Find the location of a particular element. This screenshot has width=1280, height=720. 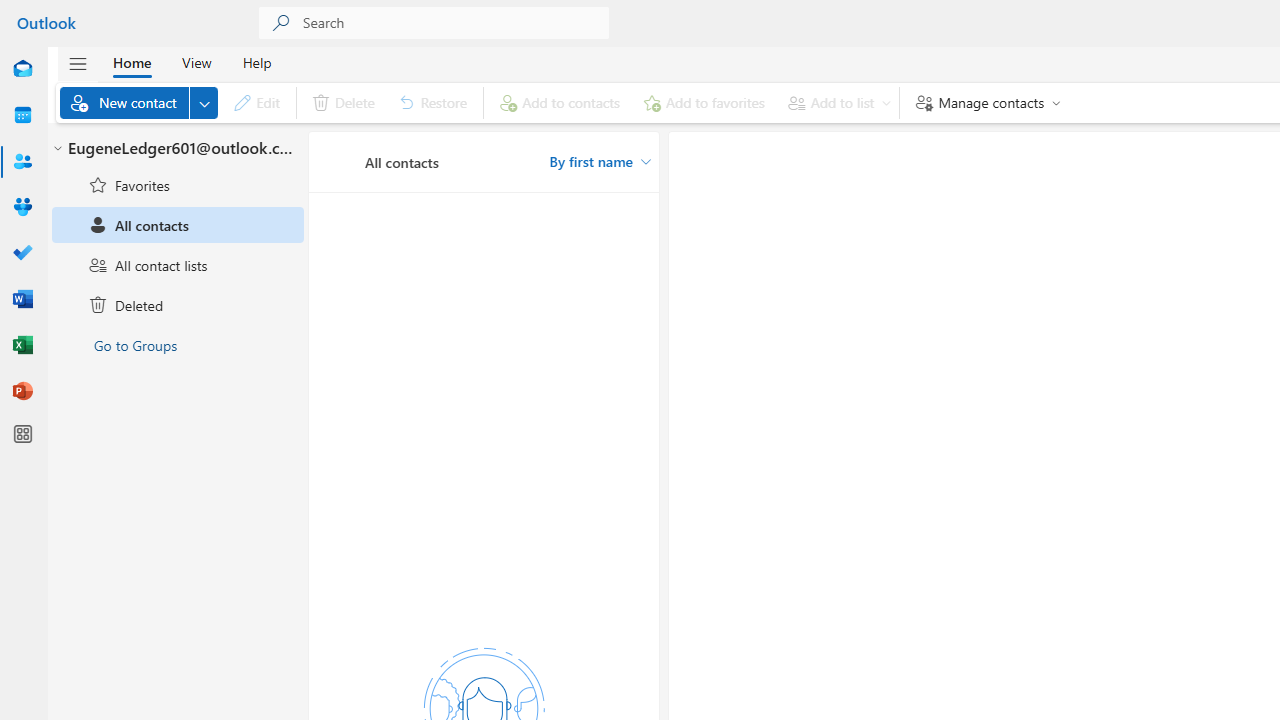

'Restore' is located at coordinates (432, 102).